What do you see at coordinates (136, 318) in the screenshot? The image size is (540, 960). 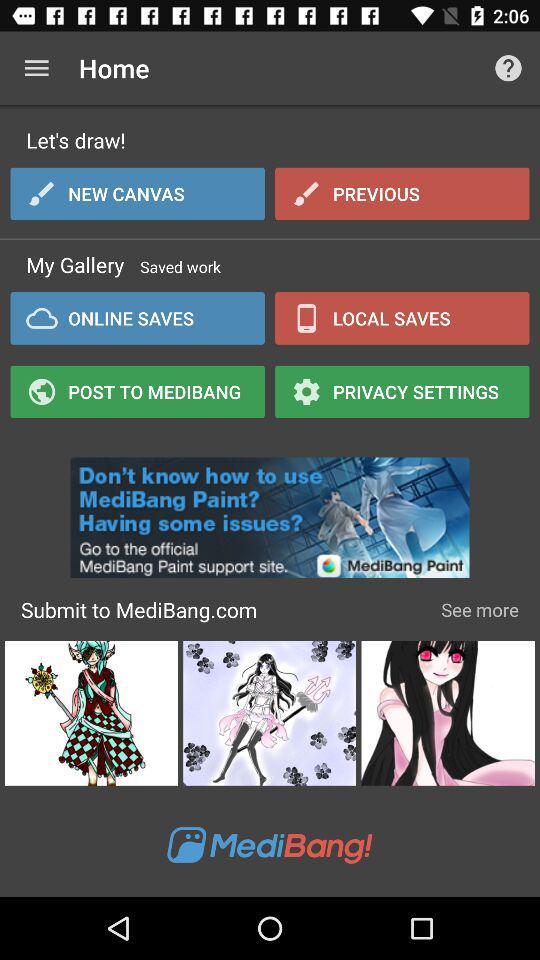 I see `the icon next to local saves` at bounding box center [136, 318].